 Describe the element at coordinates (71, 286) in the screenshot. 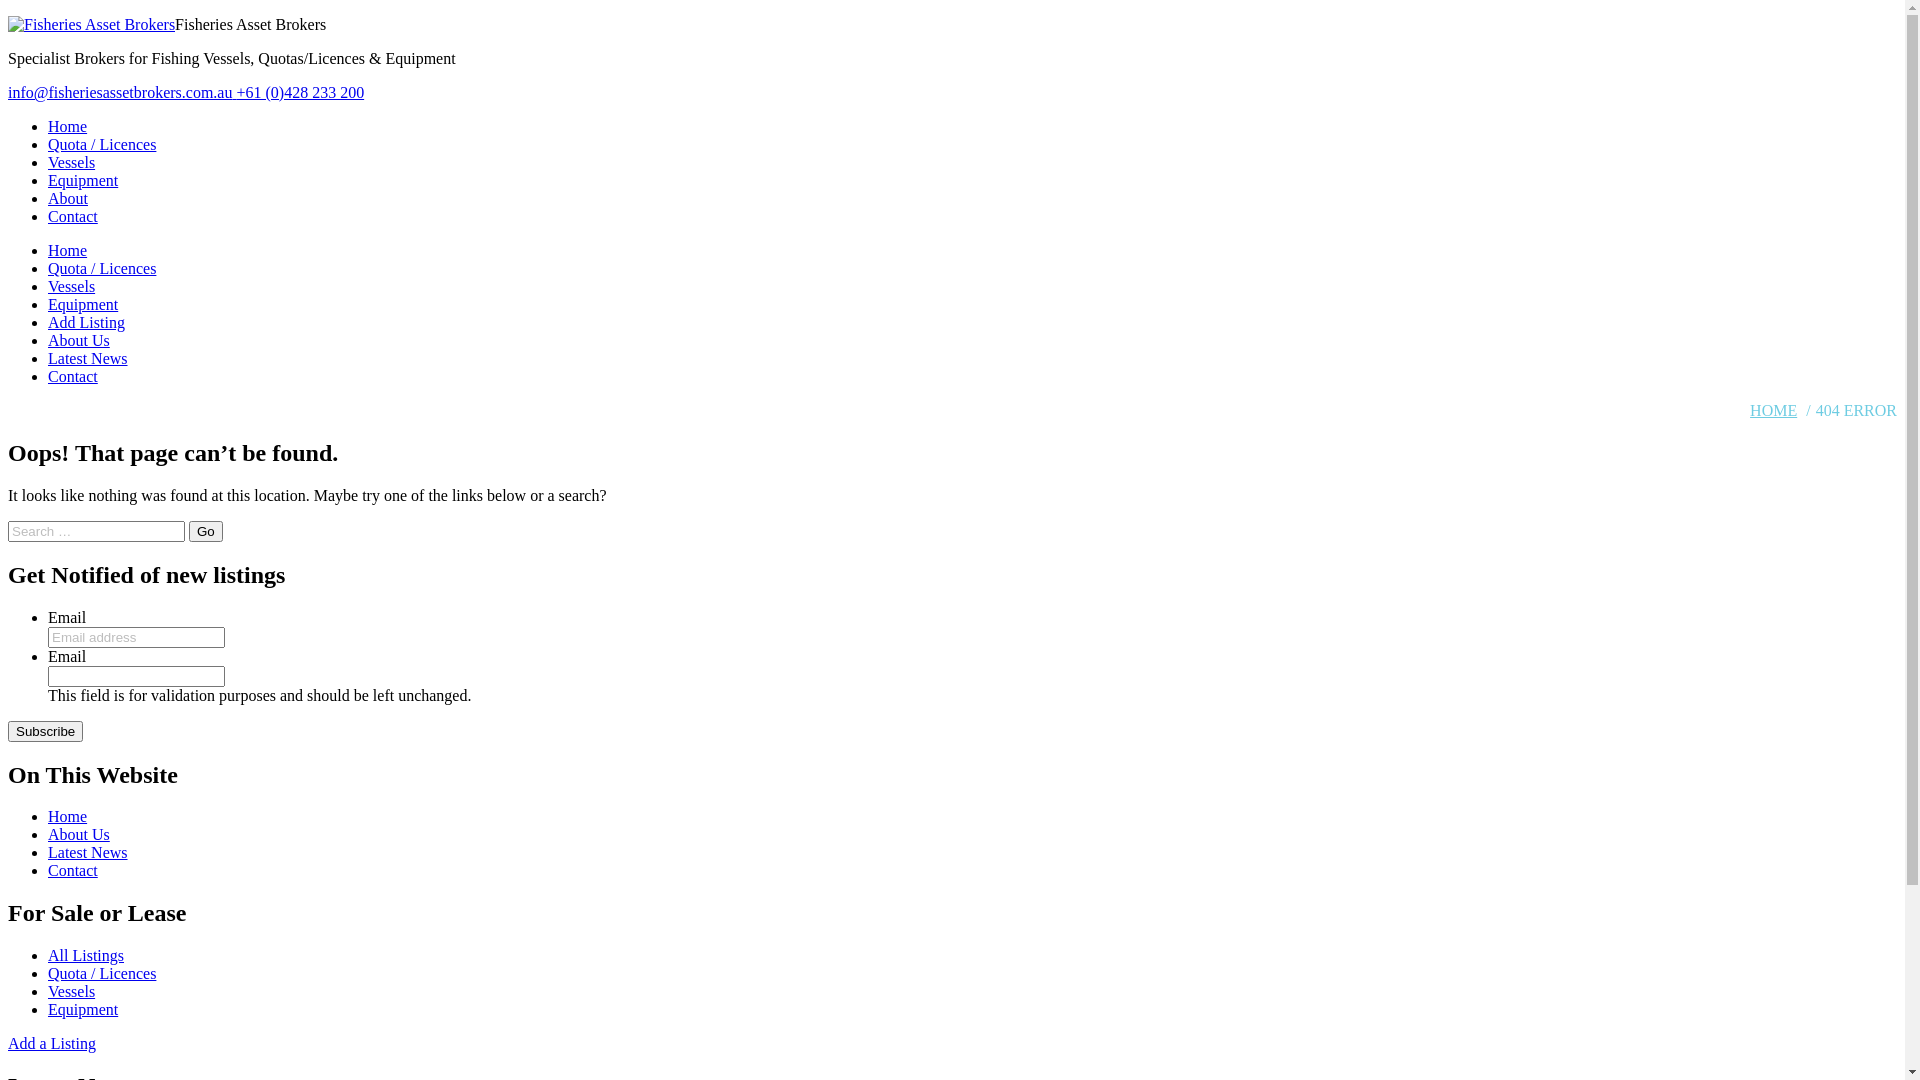

I see `'Vessels'` at that location.